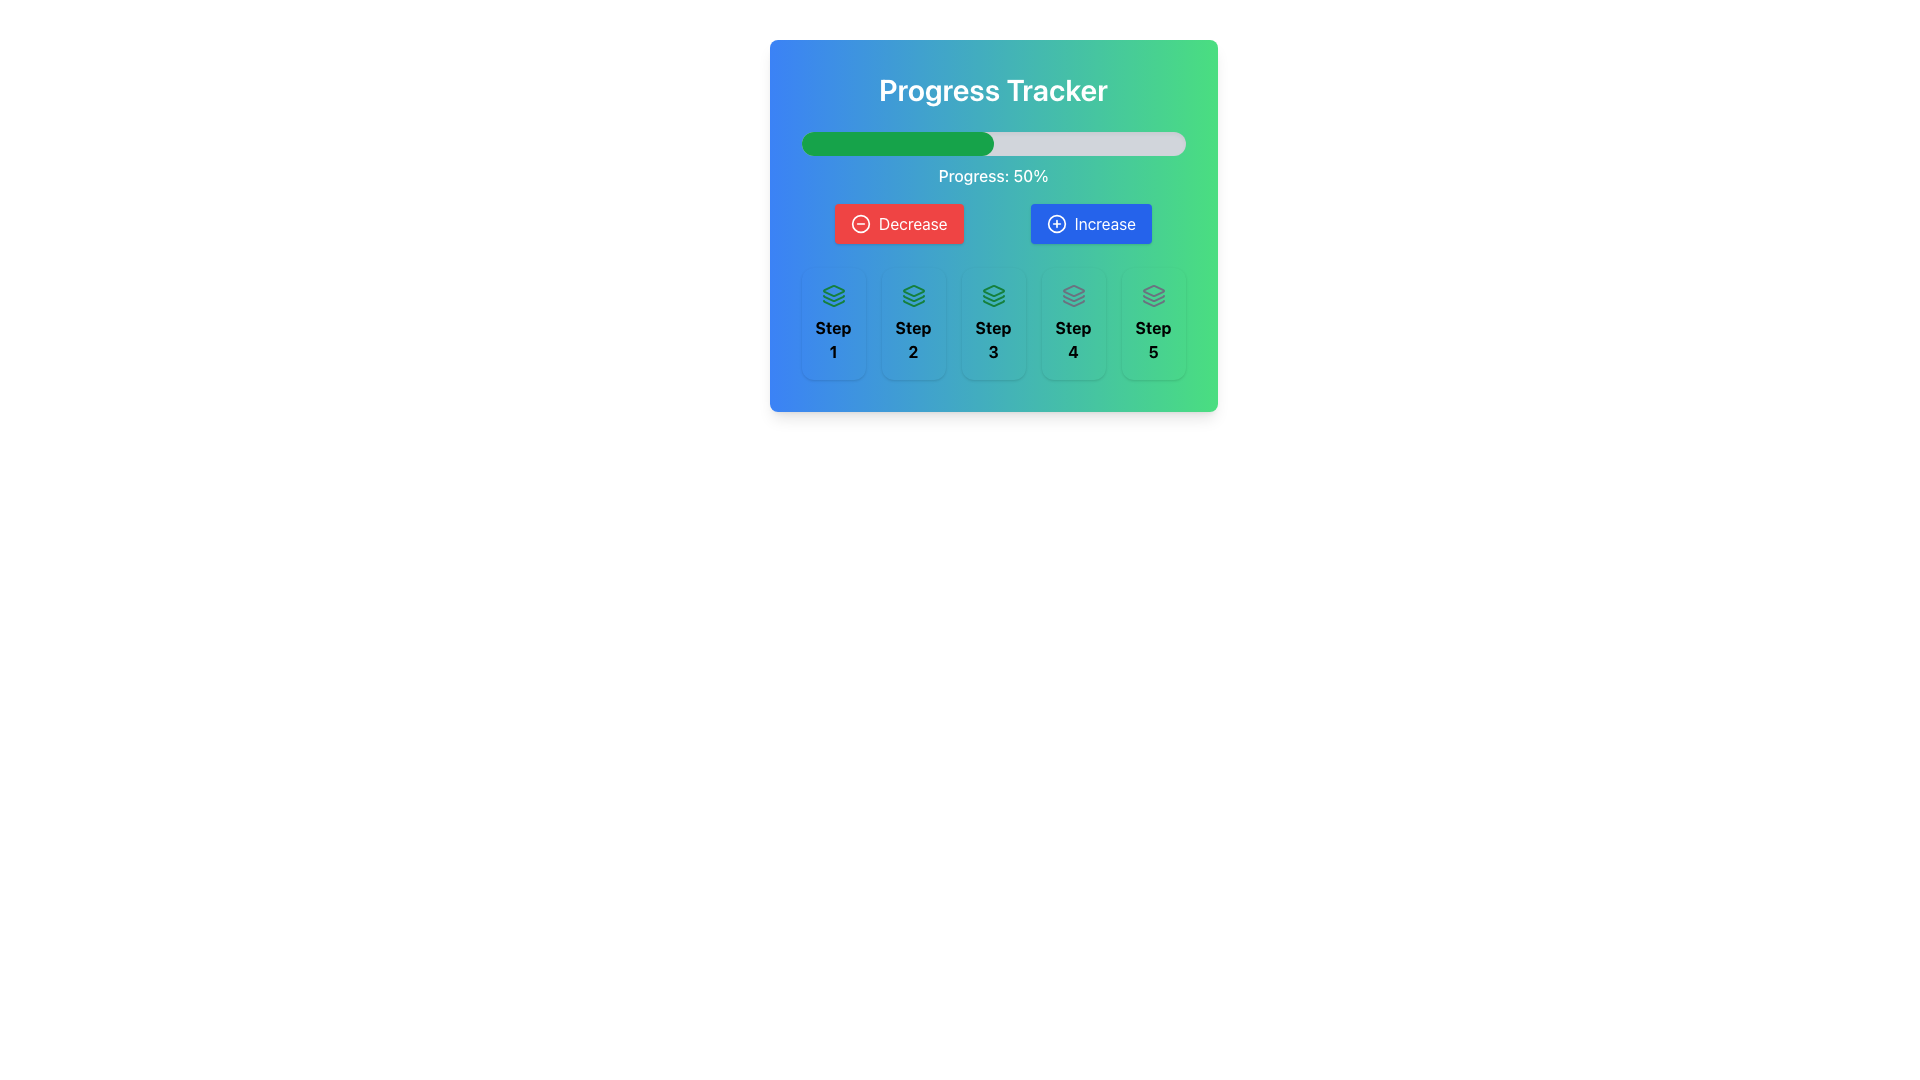 This screenshot has width=1920, height=1080. Describe the element at coordinates (1072, 323) in the screenshot. I see `the Interactive Step Indicator with a light green background and the text 'Step 4', which is the fourth component in a horizontal grid of five` at that location.